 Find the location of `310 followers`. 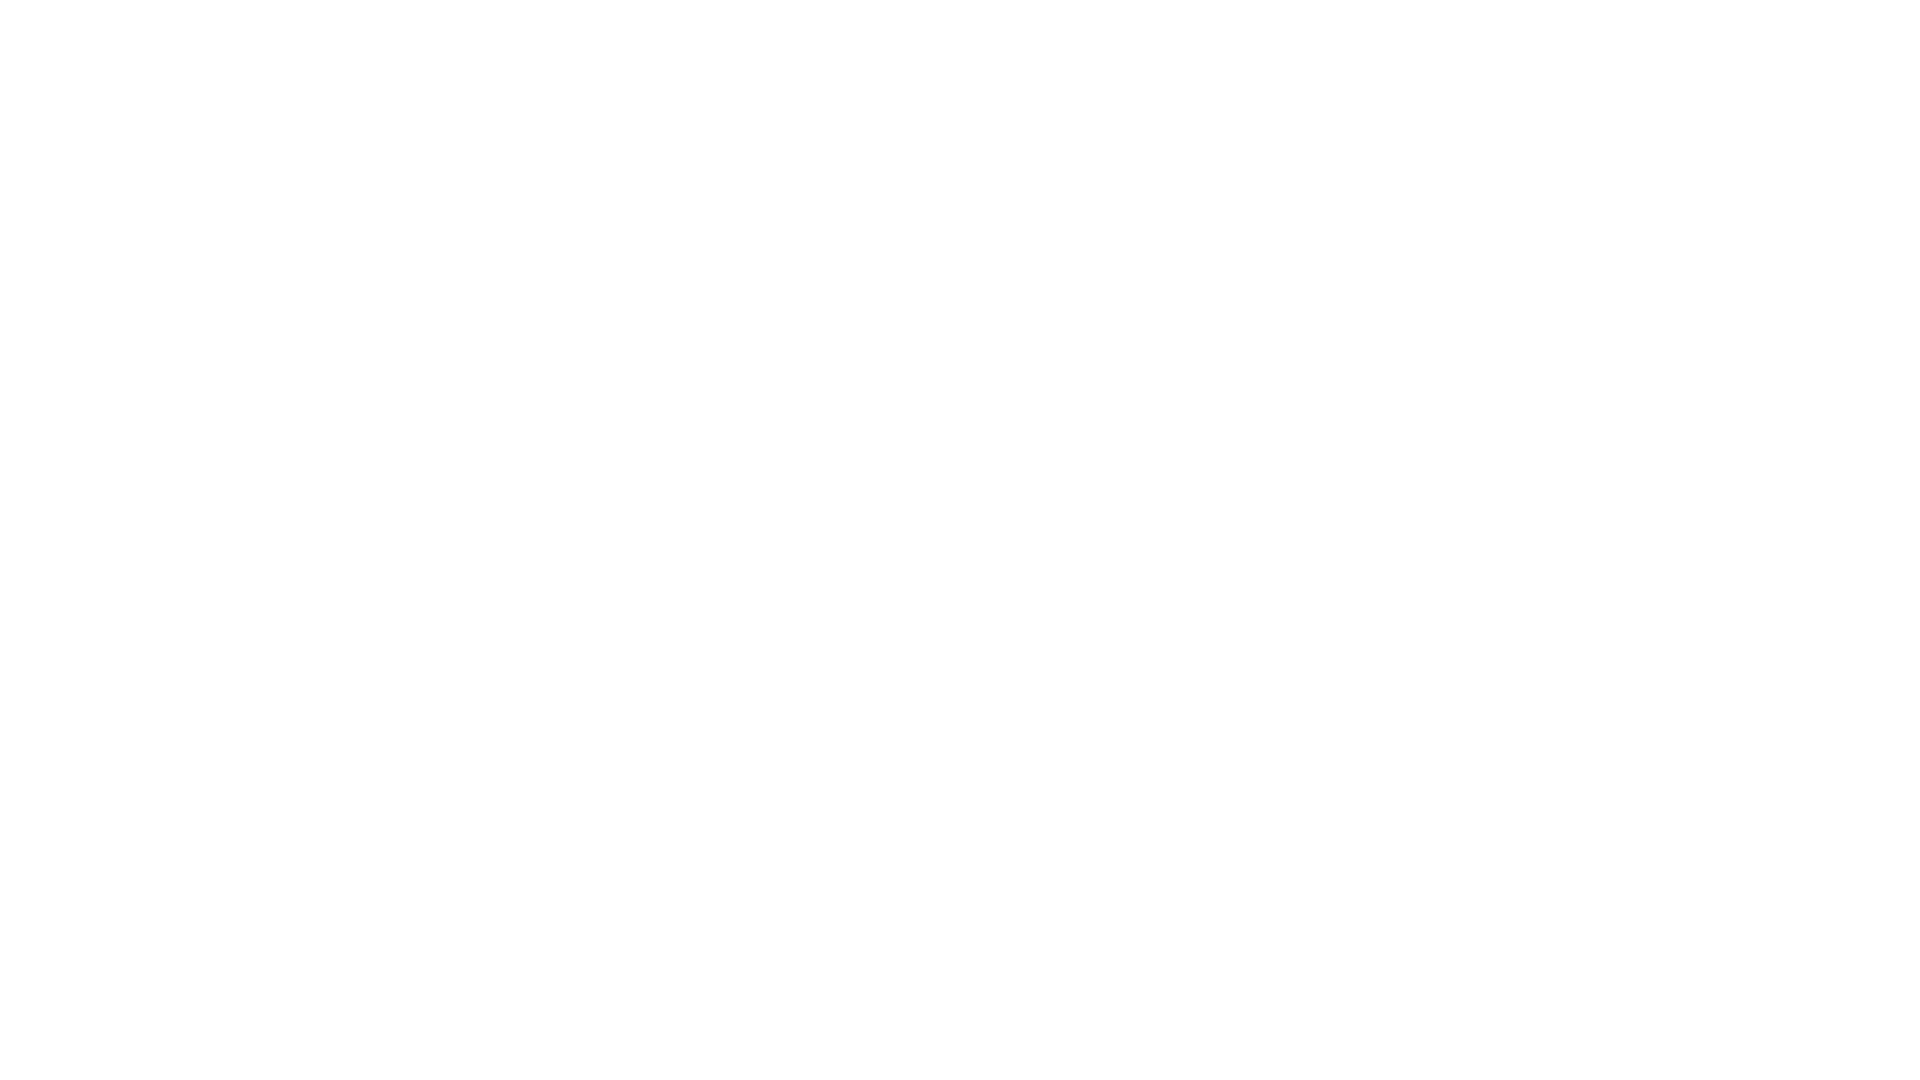

310 followers is located at coordinates (978, 168).